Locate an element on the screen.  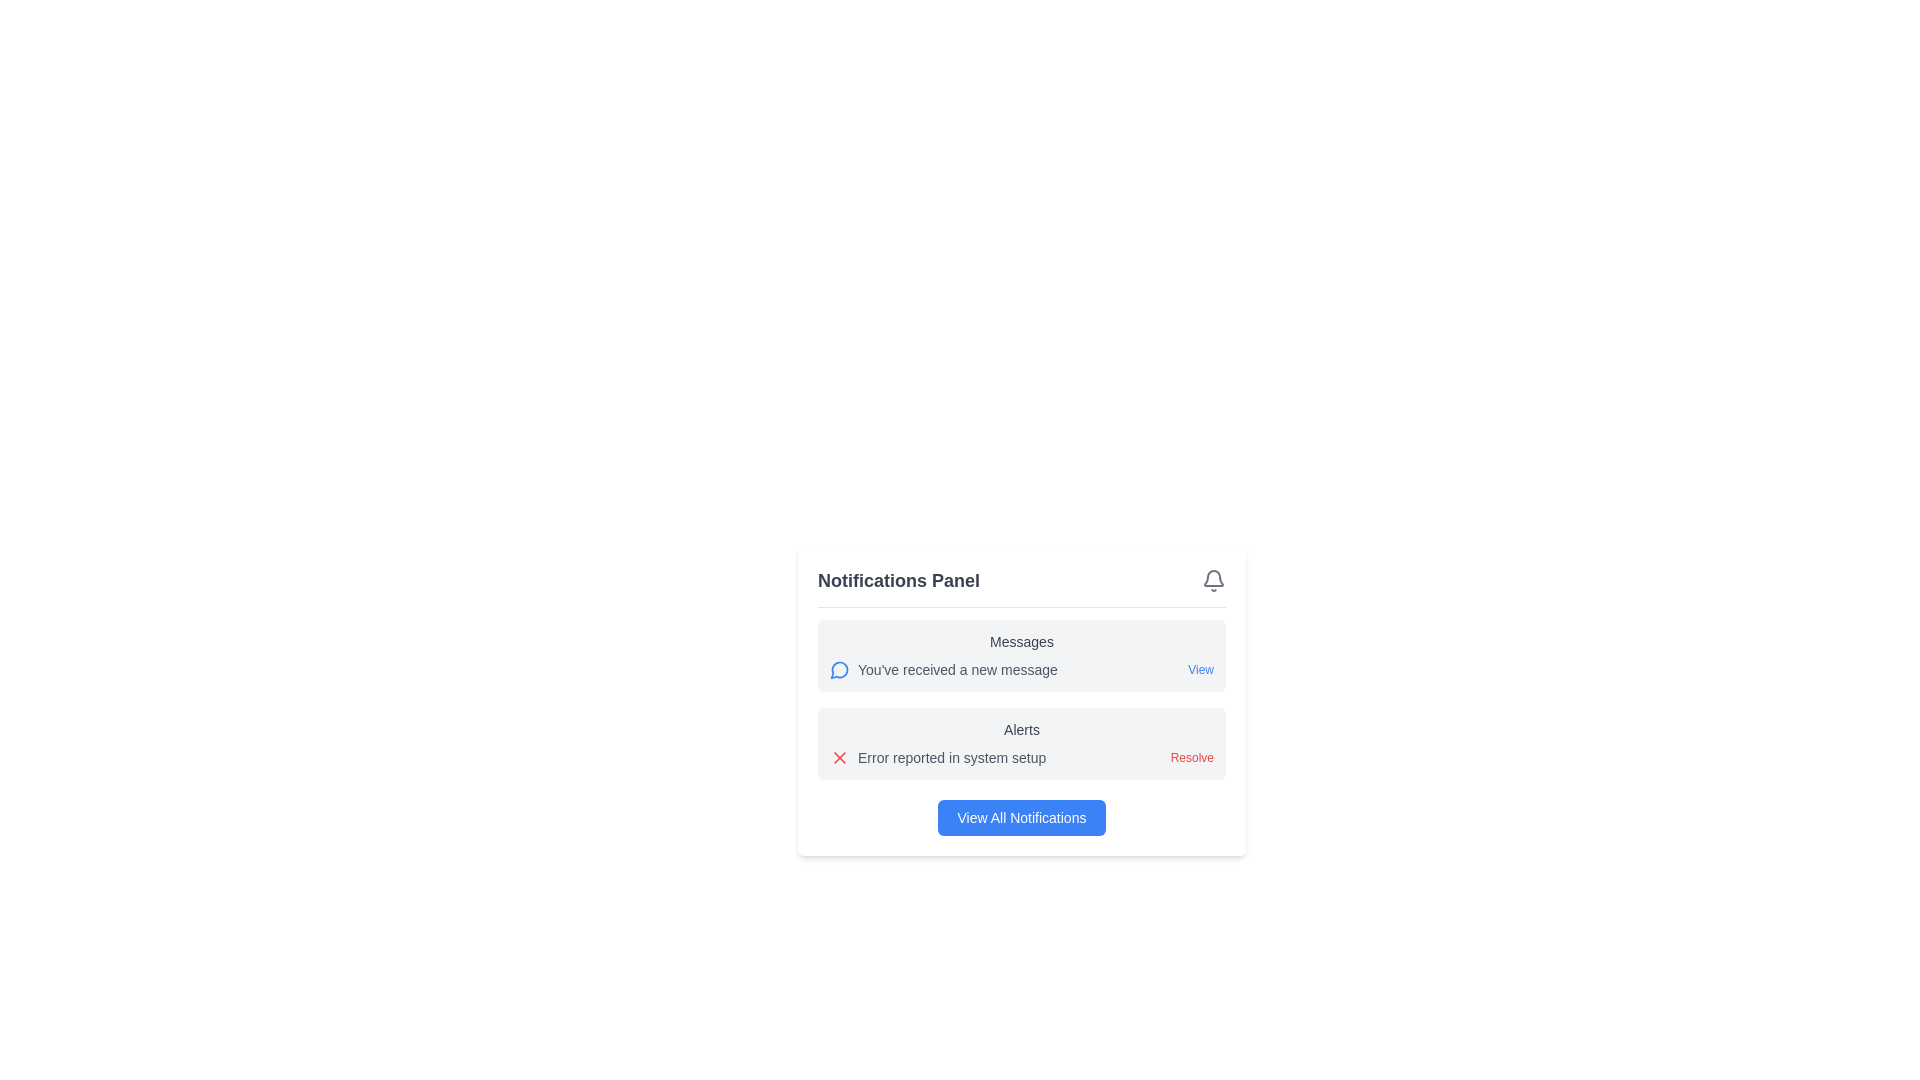
message displayed in the Text Label that shows 'You've received a new message' in the notifications panel under the 'Messages' section is located at coordinates (942, 670).